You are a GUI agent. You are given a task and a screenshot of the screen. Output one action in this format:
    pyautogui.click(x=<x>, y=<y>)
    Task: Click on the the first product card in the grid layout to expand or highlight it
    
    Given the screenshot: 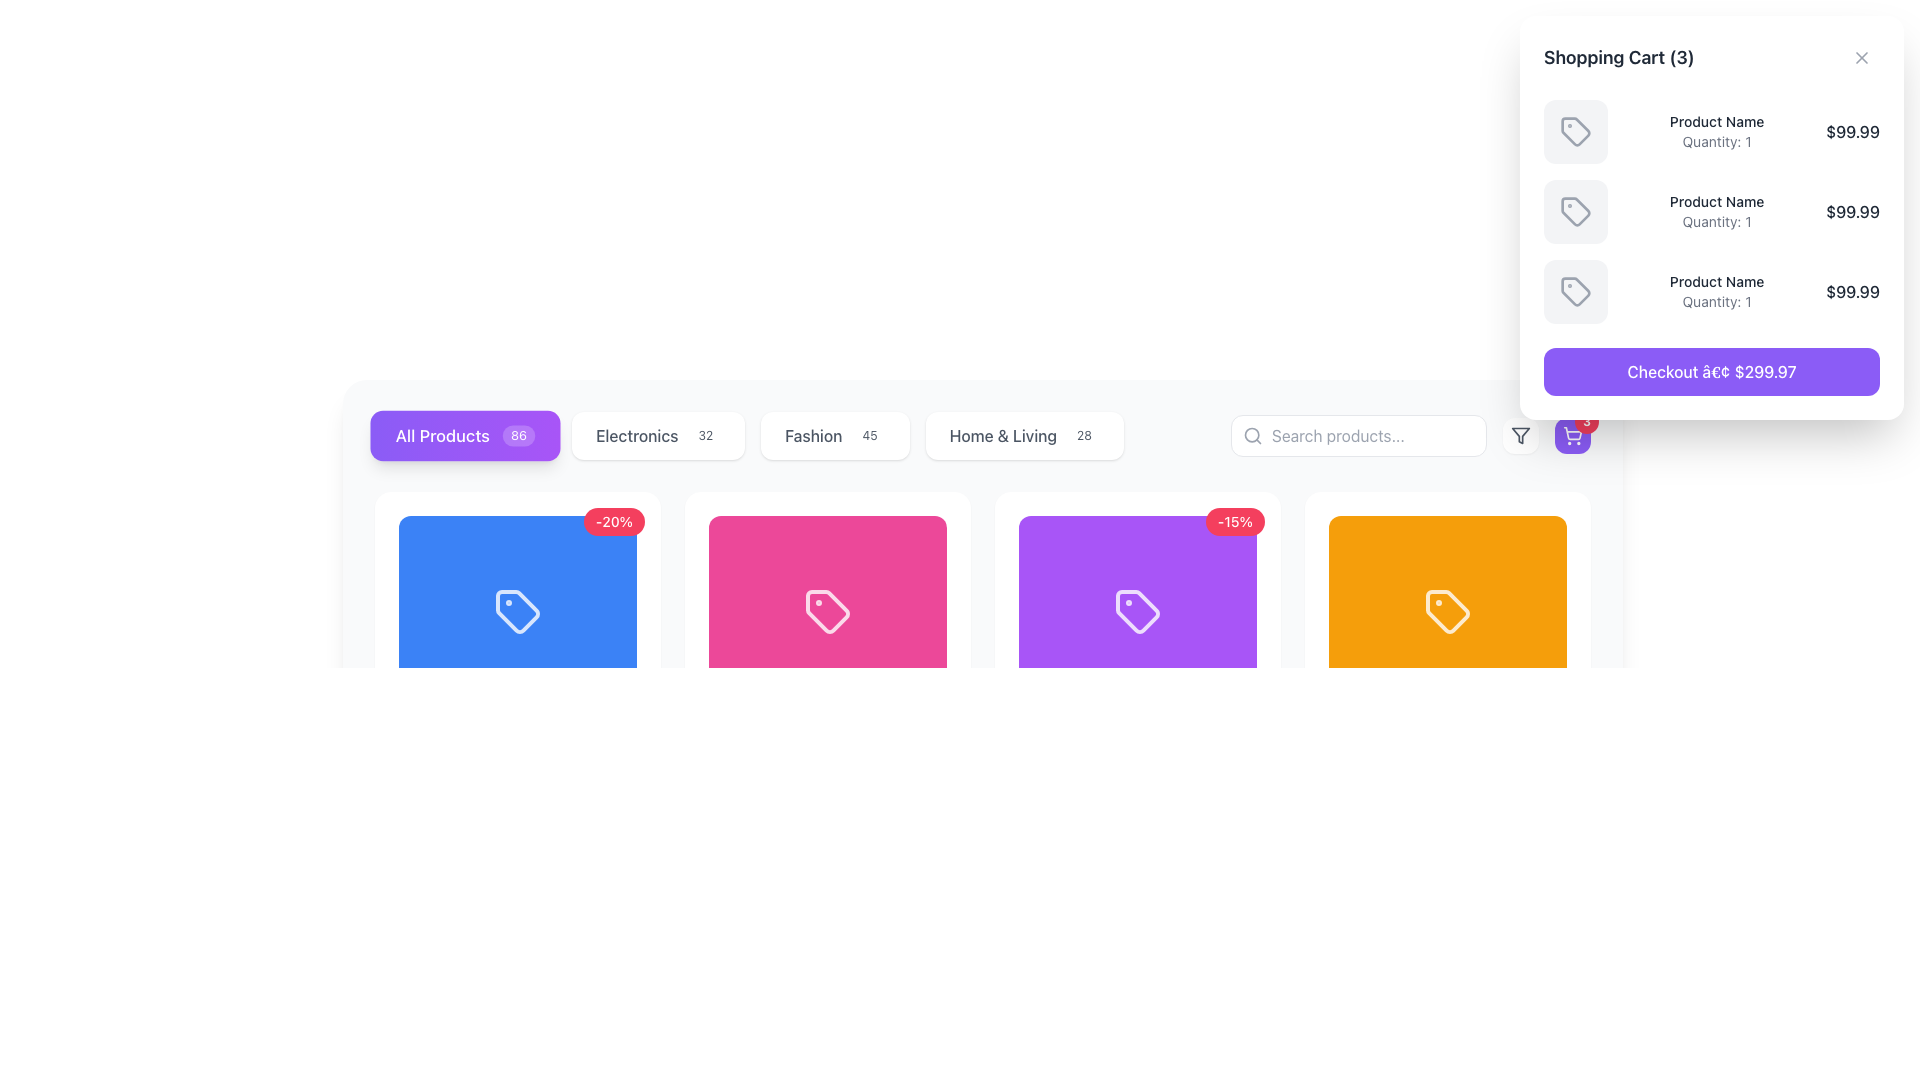 What is the action you would take?
    pyautogui.click(x=518, y=674)
    